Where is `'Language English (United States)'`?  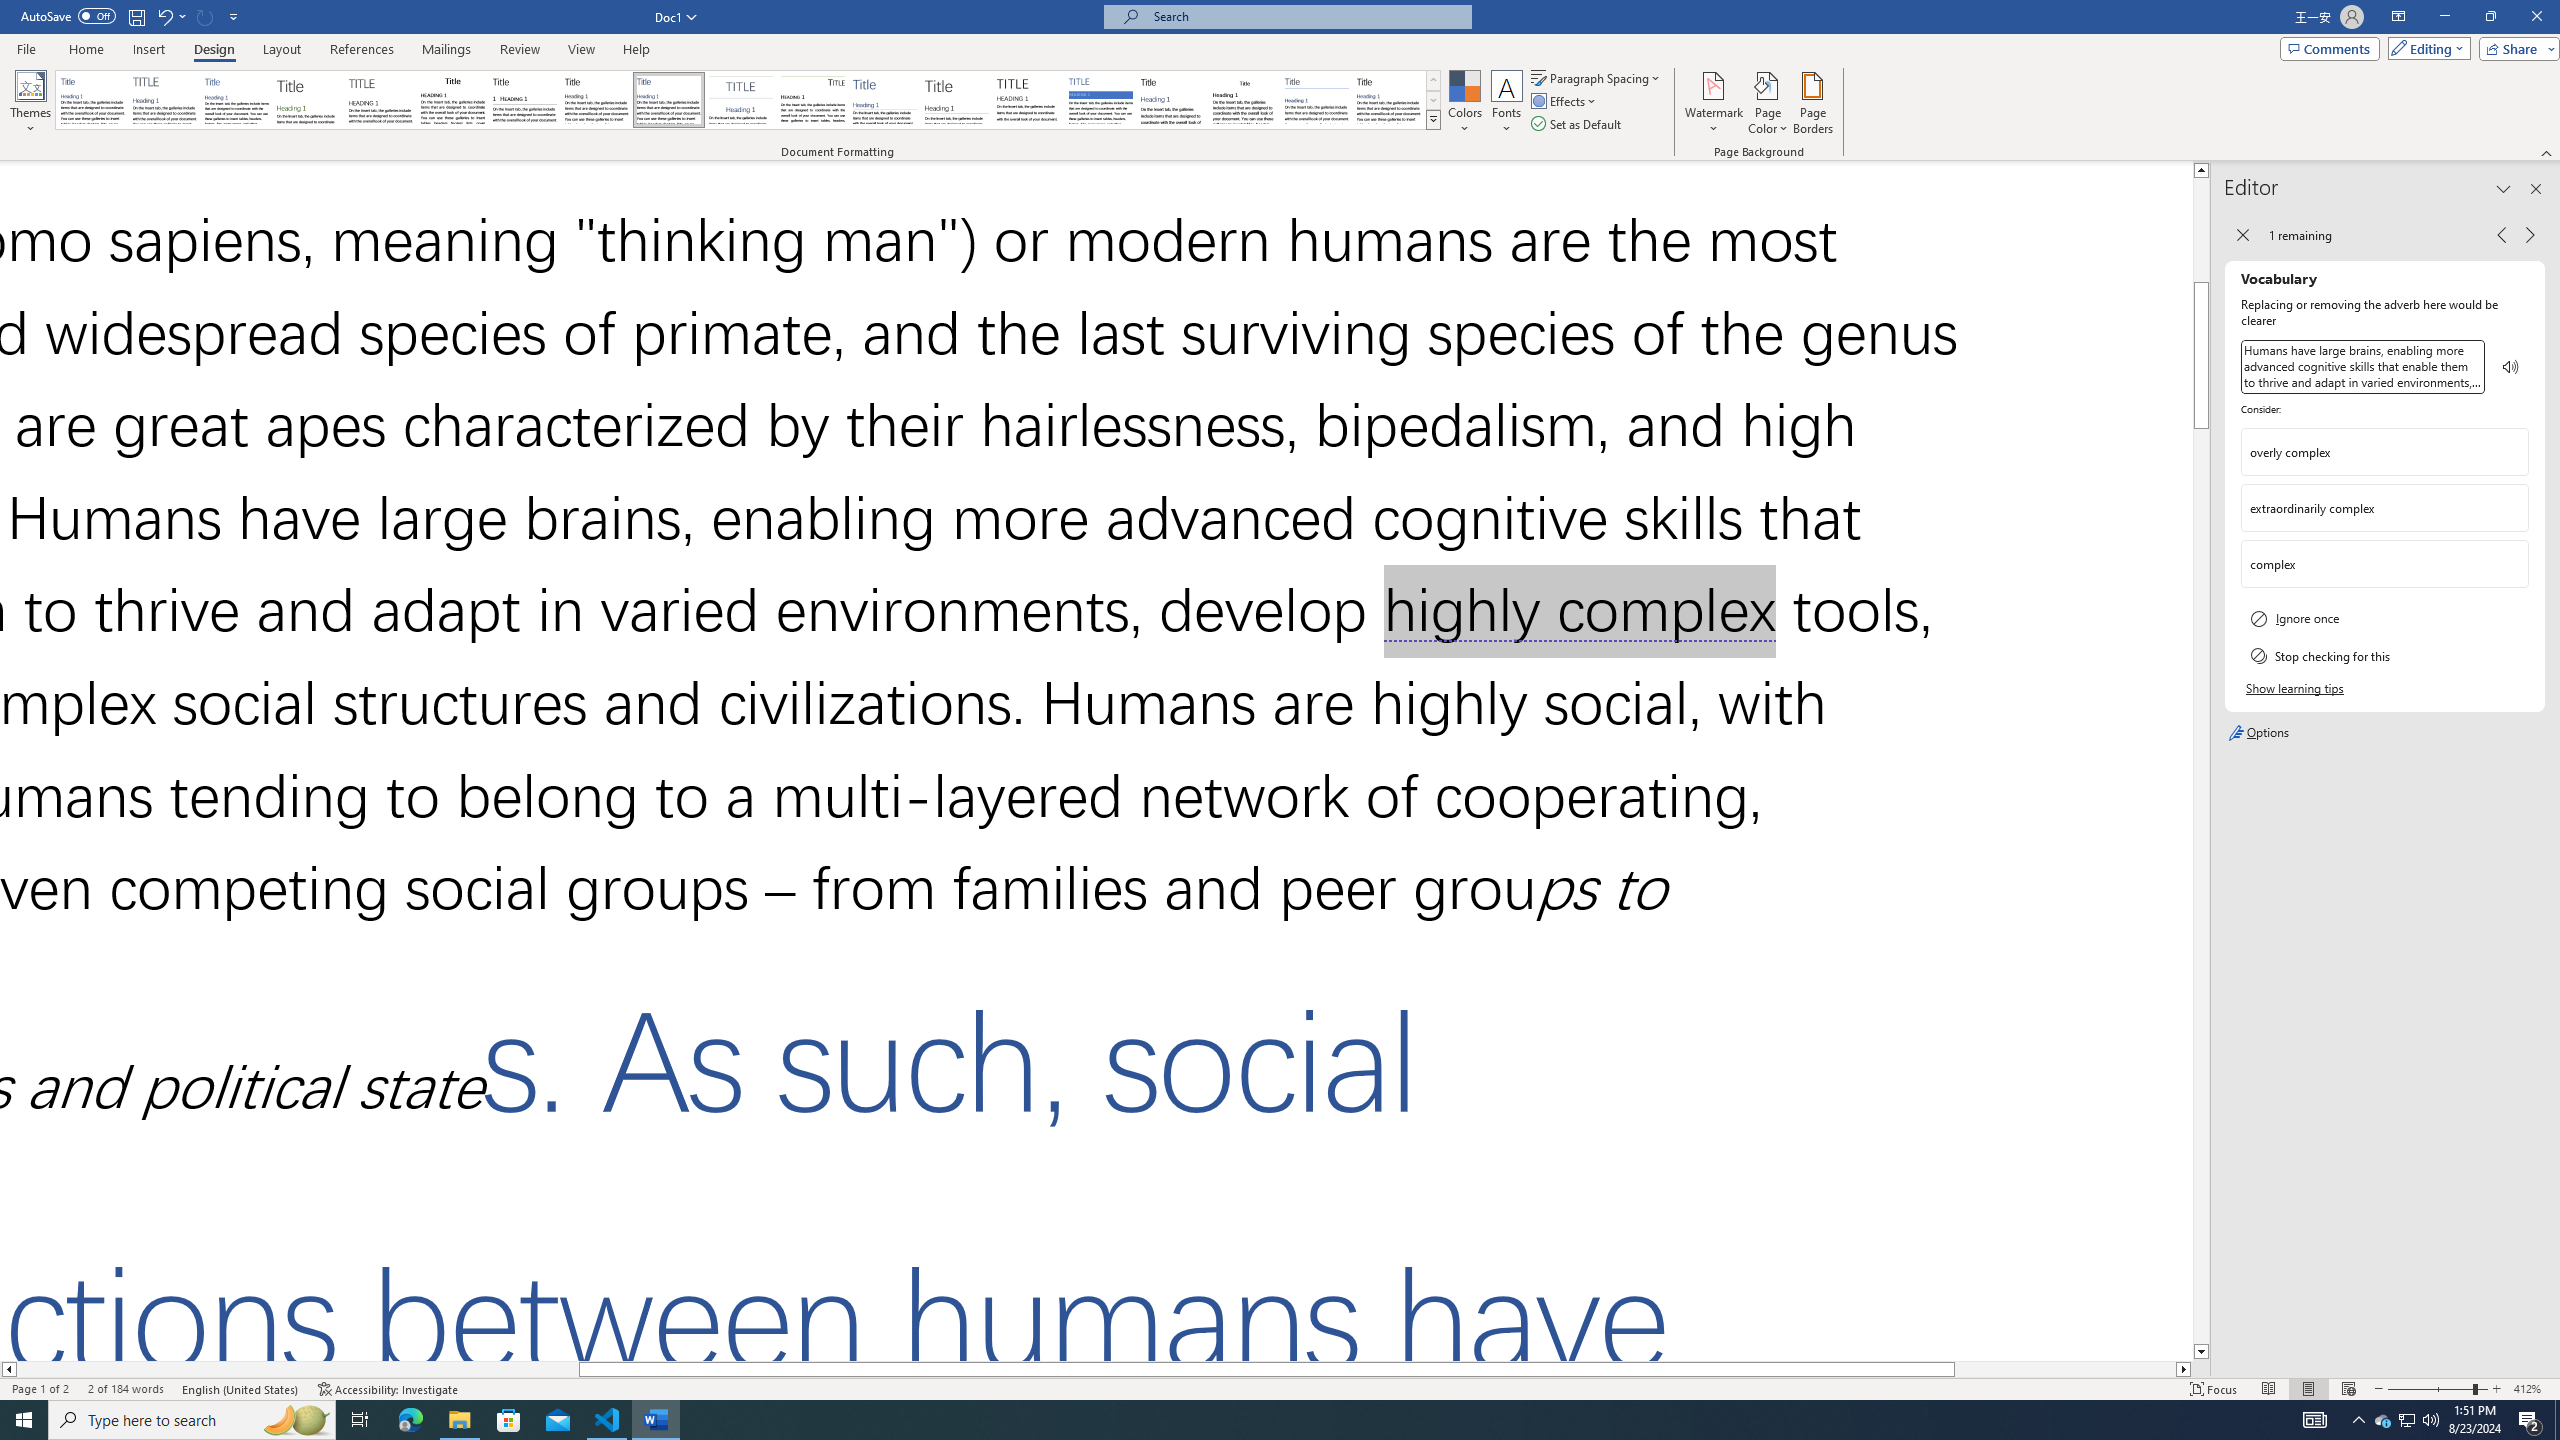
'Language English (United States)' is located at coordinates (240, 1389).